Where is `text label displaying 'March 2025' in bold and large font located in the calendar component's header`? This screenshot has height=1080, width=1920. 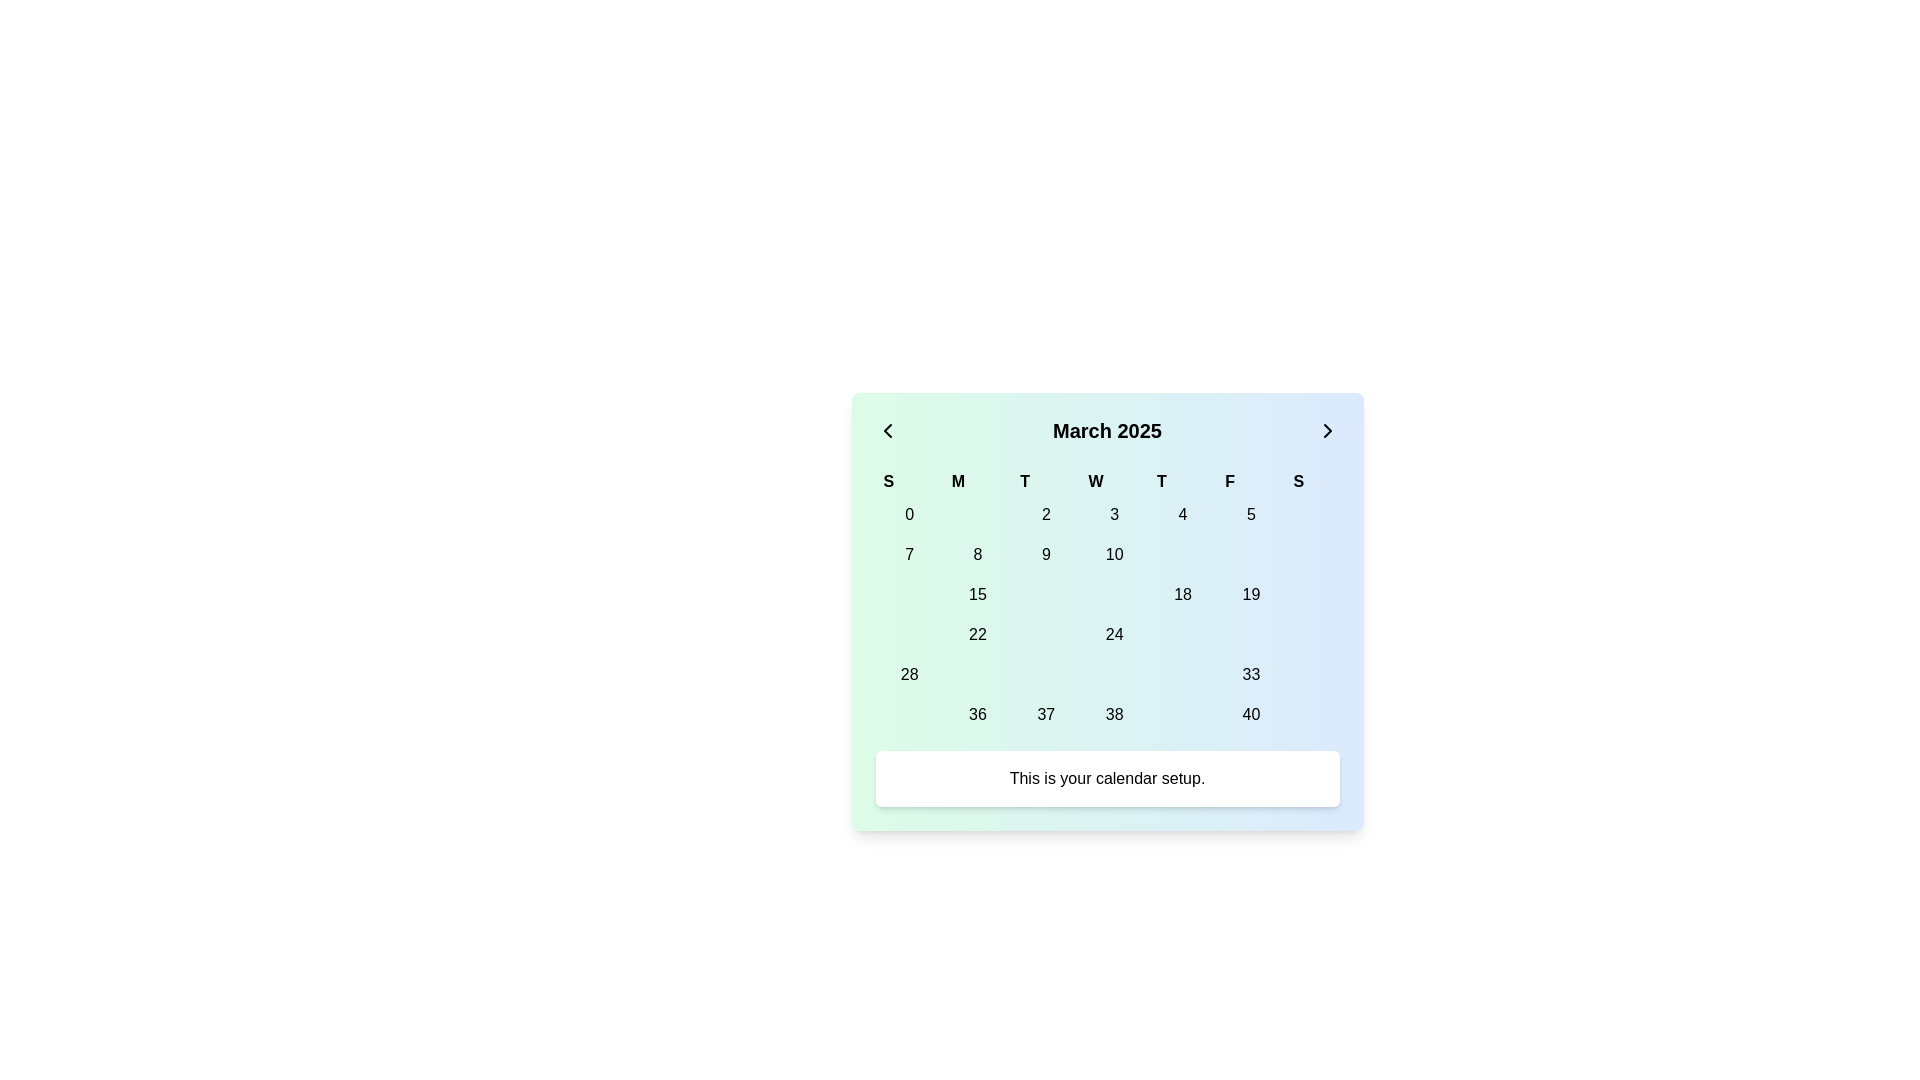
text label displaying 'March 2025' in bold and large font located in the calendar component's header is located at coordinates (1106, 430).